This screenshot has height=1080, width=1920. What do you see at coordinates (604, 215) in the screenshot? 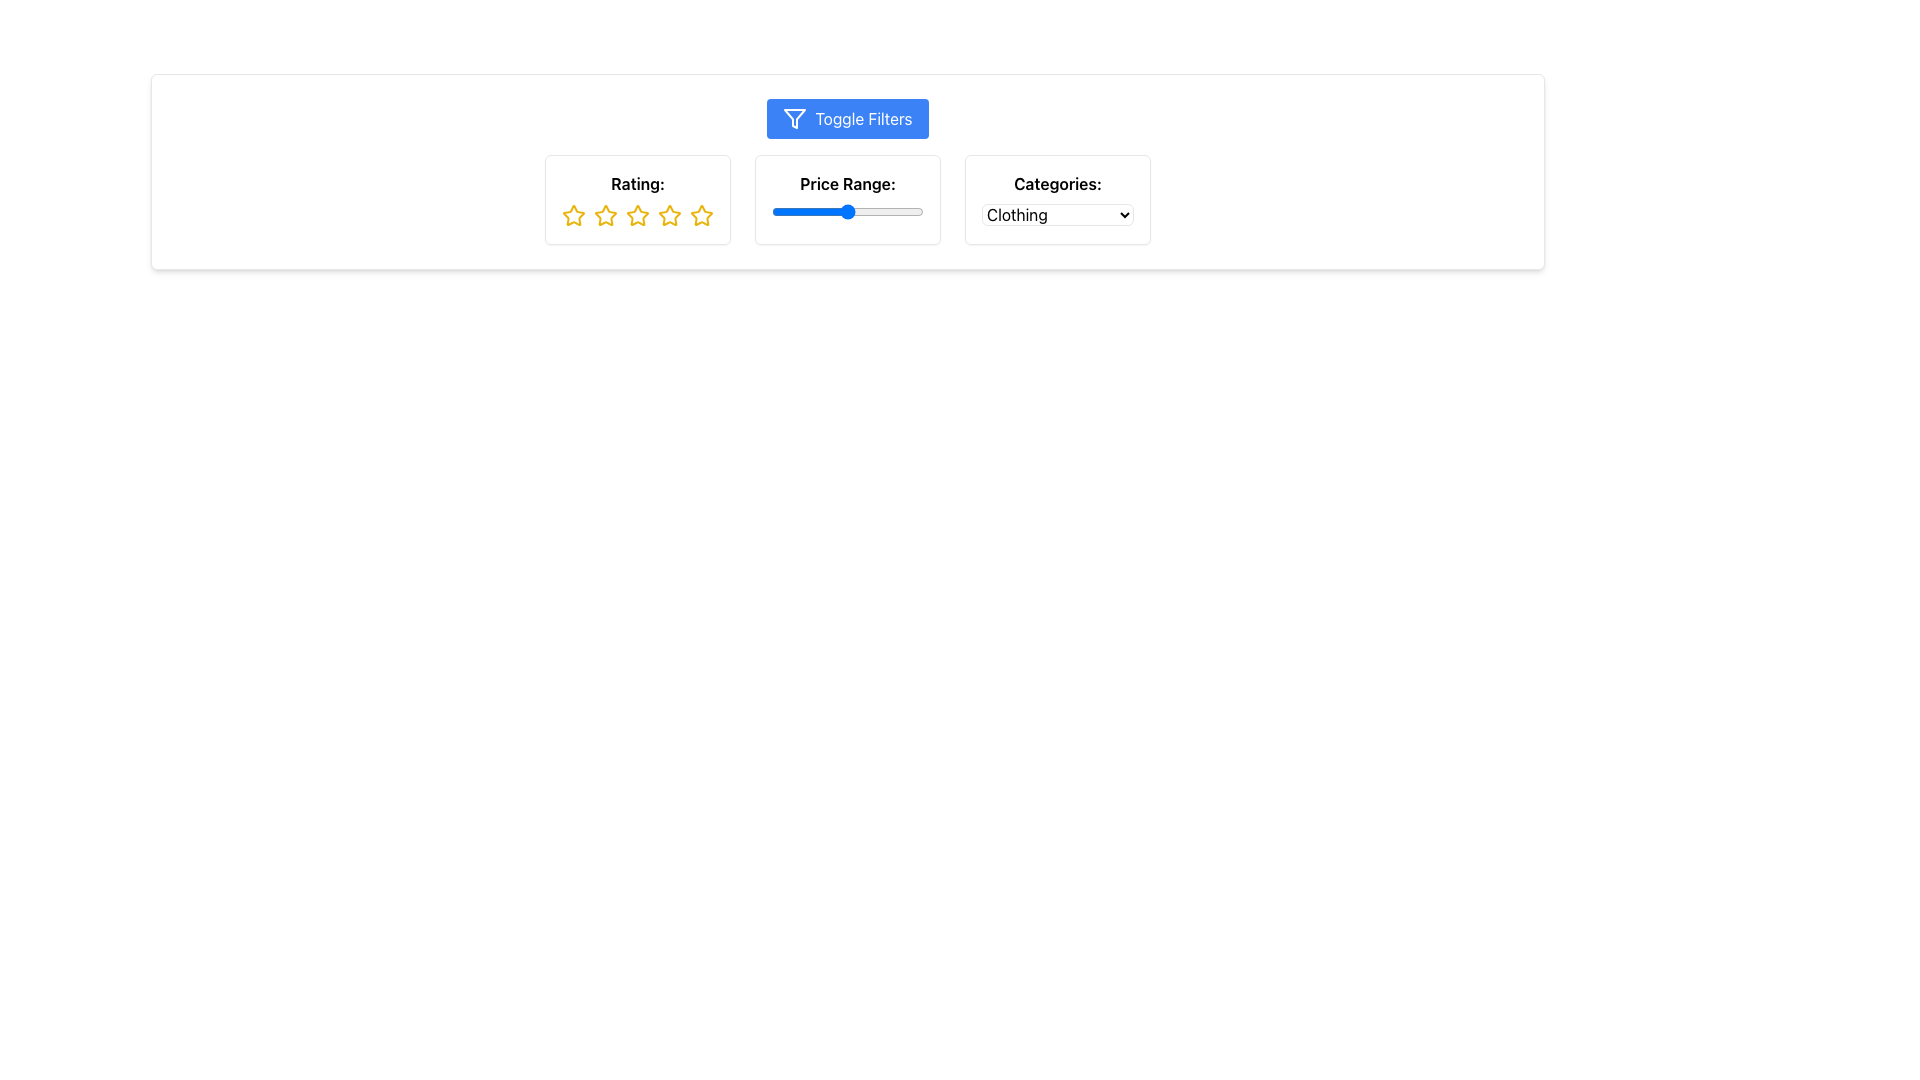
I see `the second star icon in the rating section` at bounding box center [604, 215].